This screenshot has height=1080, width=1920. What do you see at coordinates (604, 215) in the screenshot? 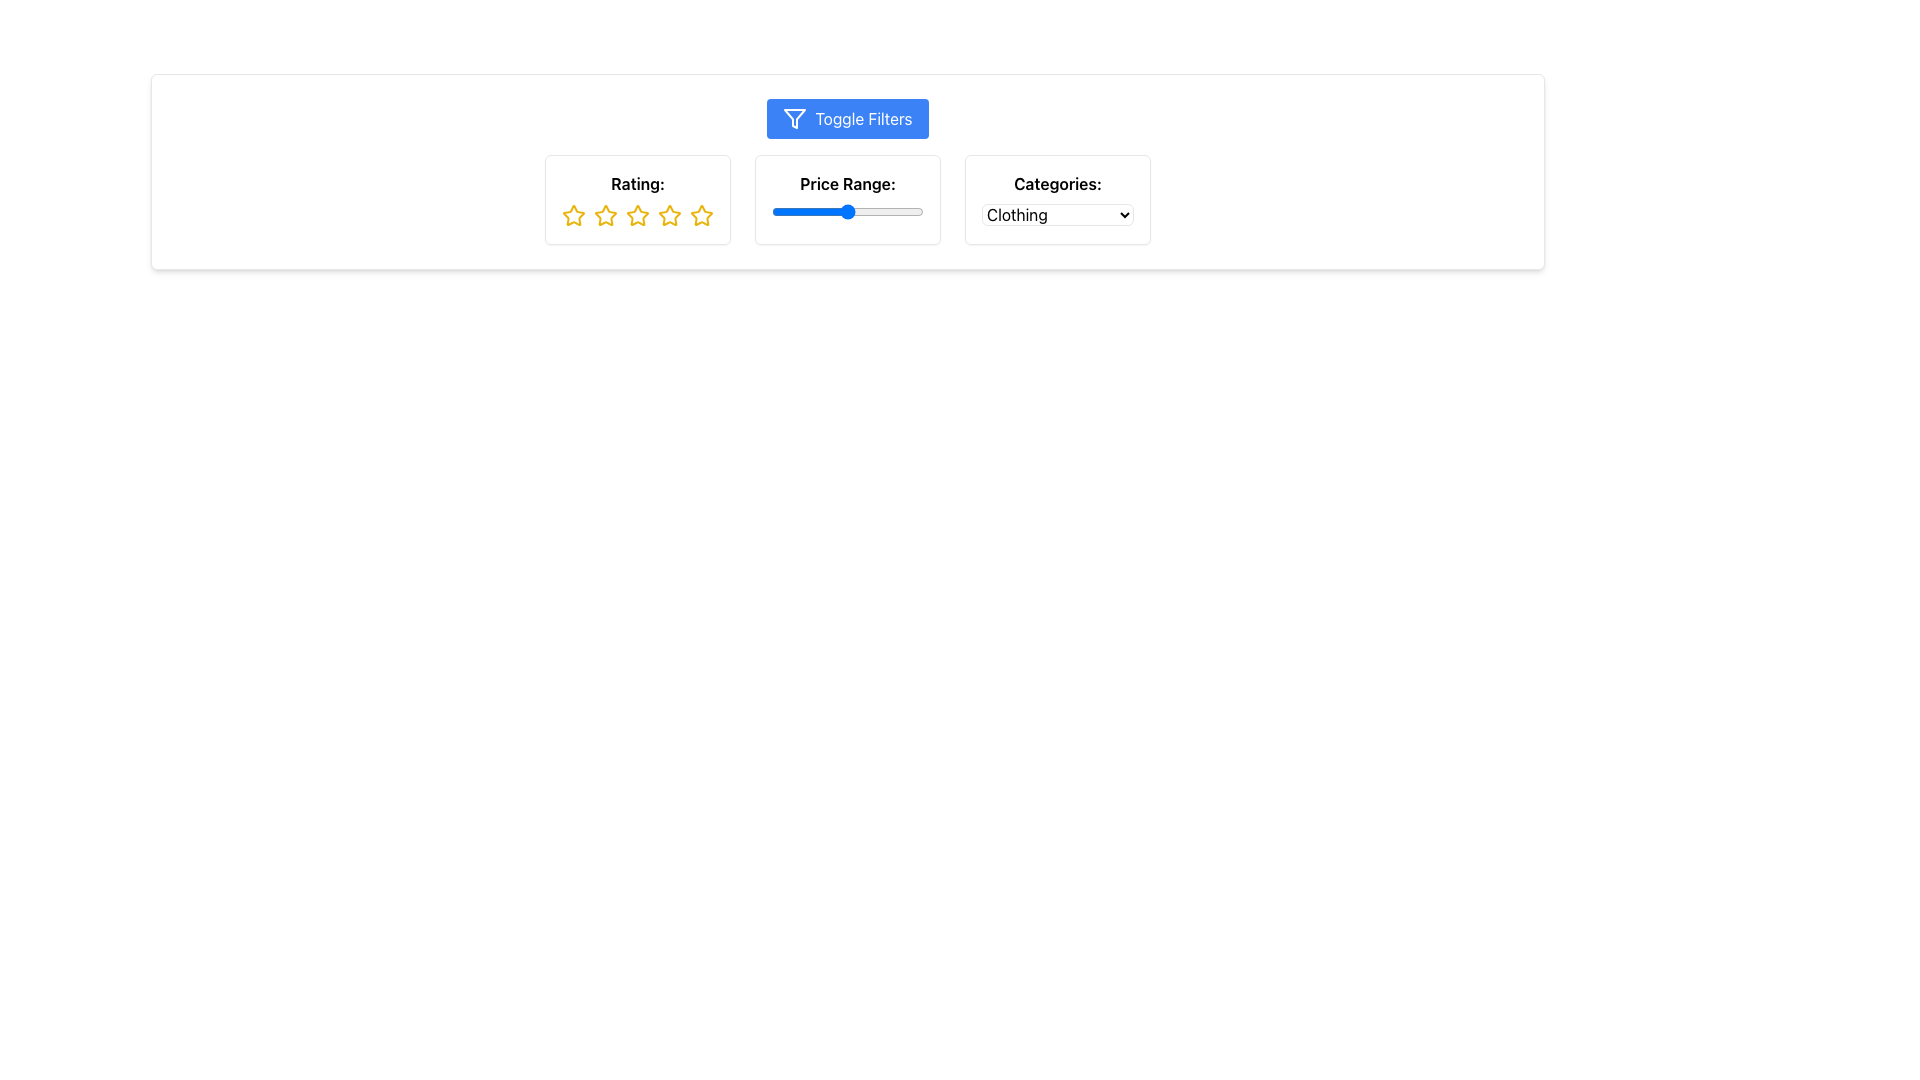
I see `the second star icon in the rating section` at bounding box center [604, 215].